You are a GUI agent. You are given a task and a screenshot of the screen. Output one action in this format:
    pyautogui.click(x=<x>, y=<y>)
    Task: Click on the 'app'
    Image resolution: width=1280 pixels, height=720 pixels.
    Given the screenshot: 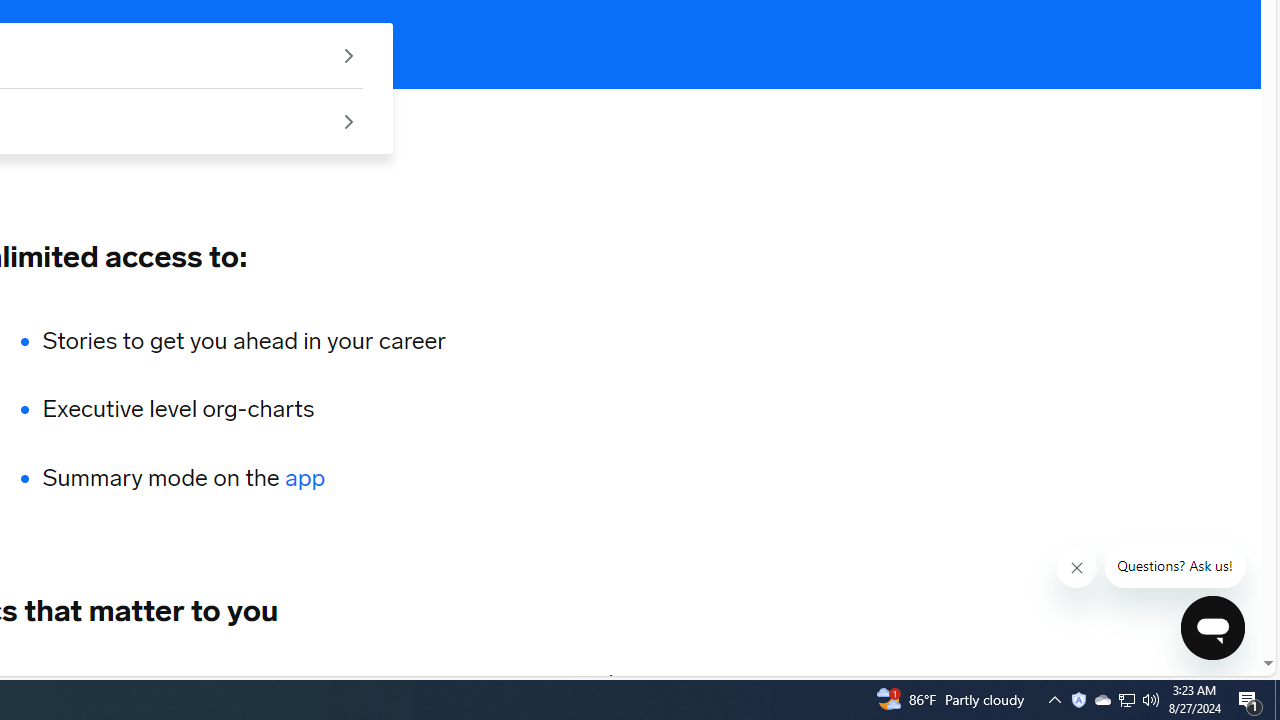 What is the action you would take?
    pyautogui.click(x=304, y=478)
    